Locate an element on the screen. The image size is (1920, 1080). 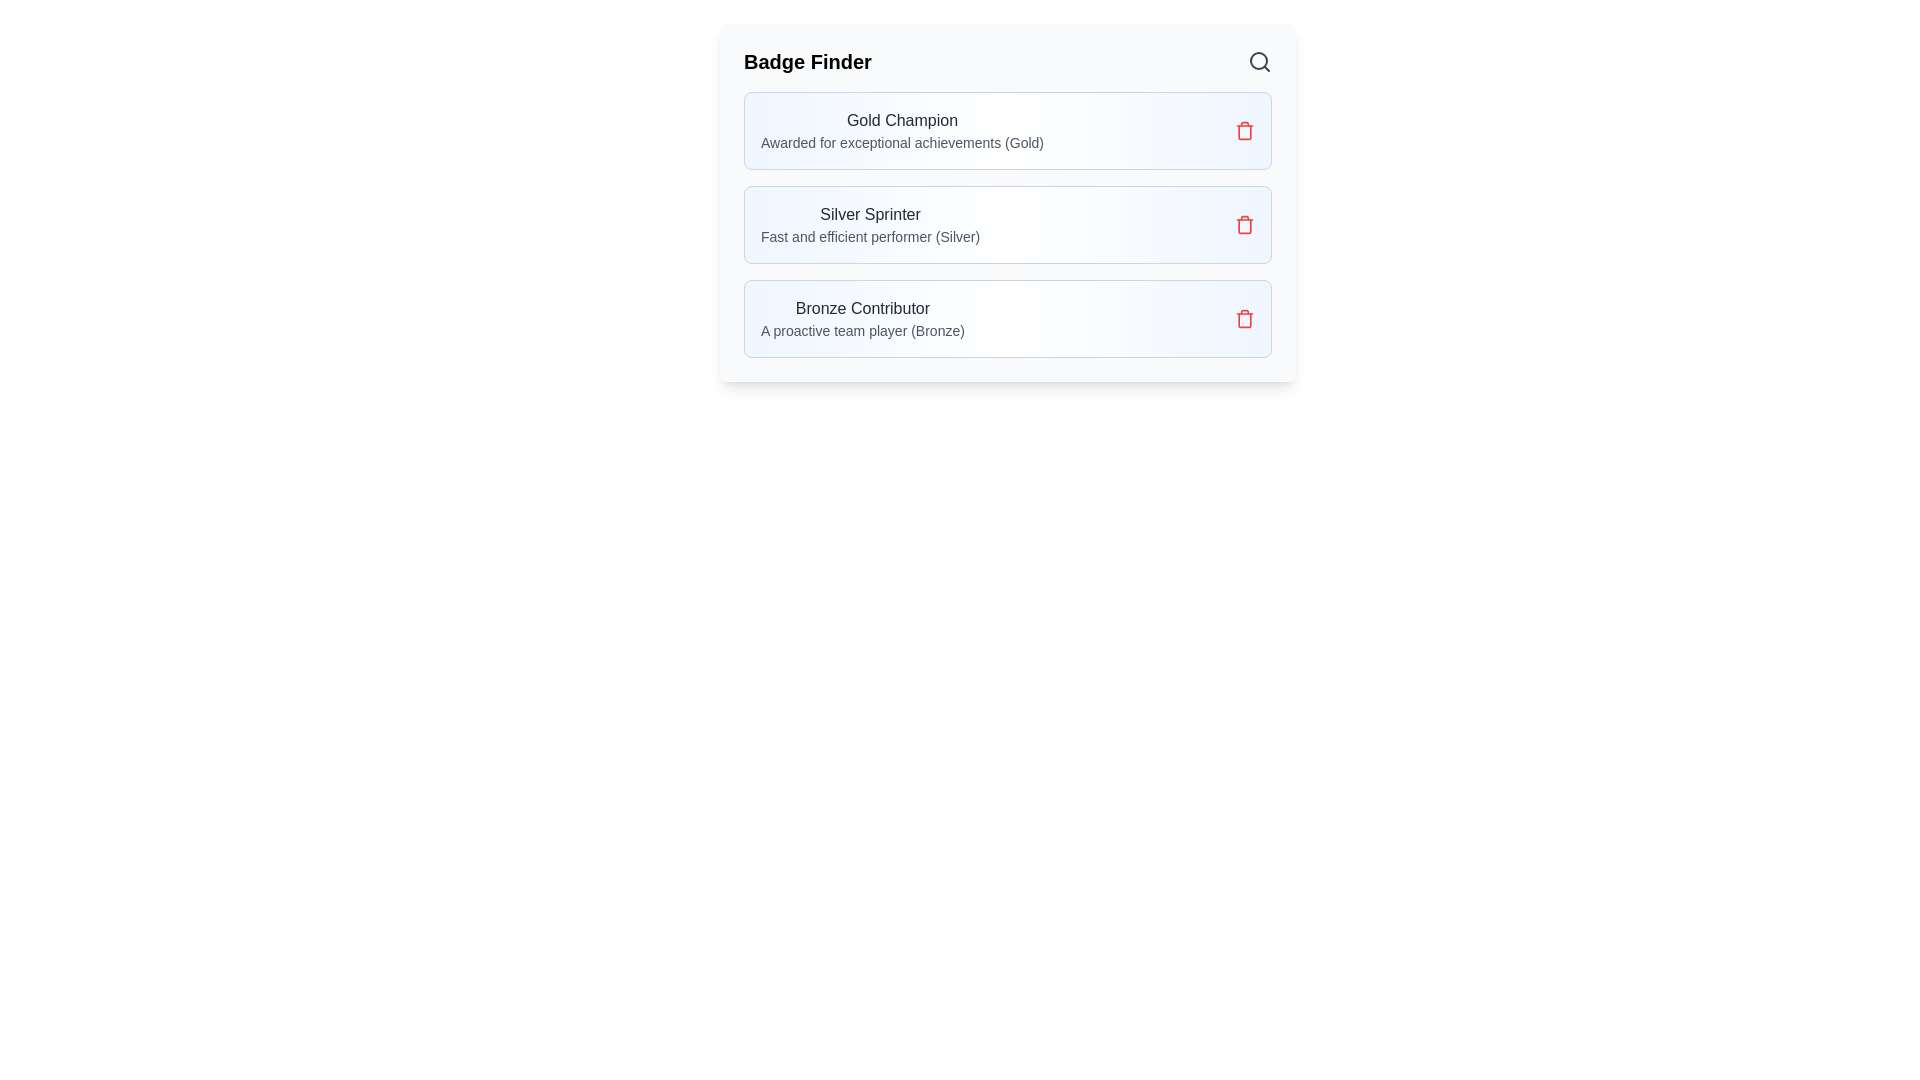
displayed title 'Gold Champion' and its description in the first badge card located under the 'Badge Finder' header is located at coordinates (901, 131).